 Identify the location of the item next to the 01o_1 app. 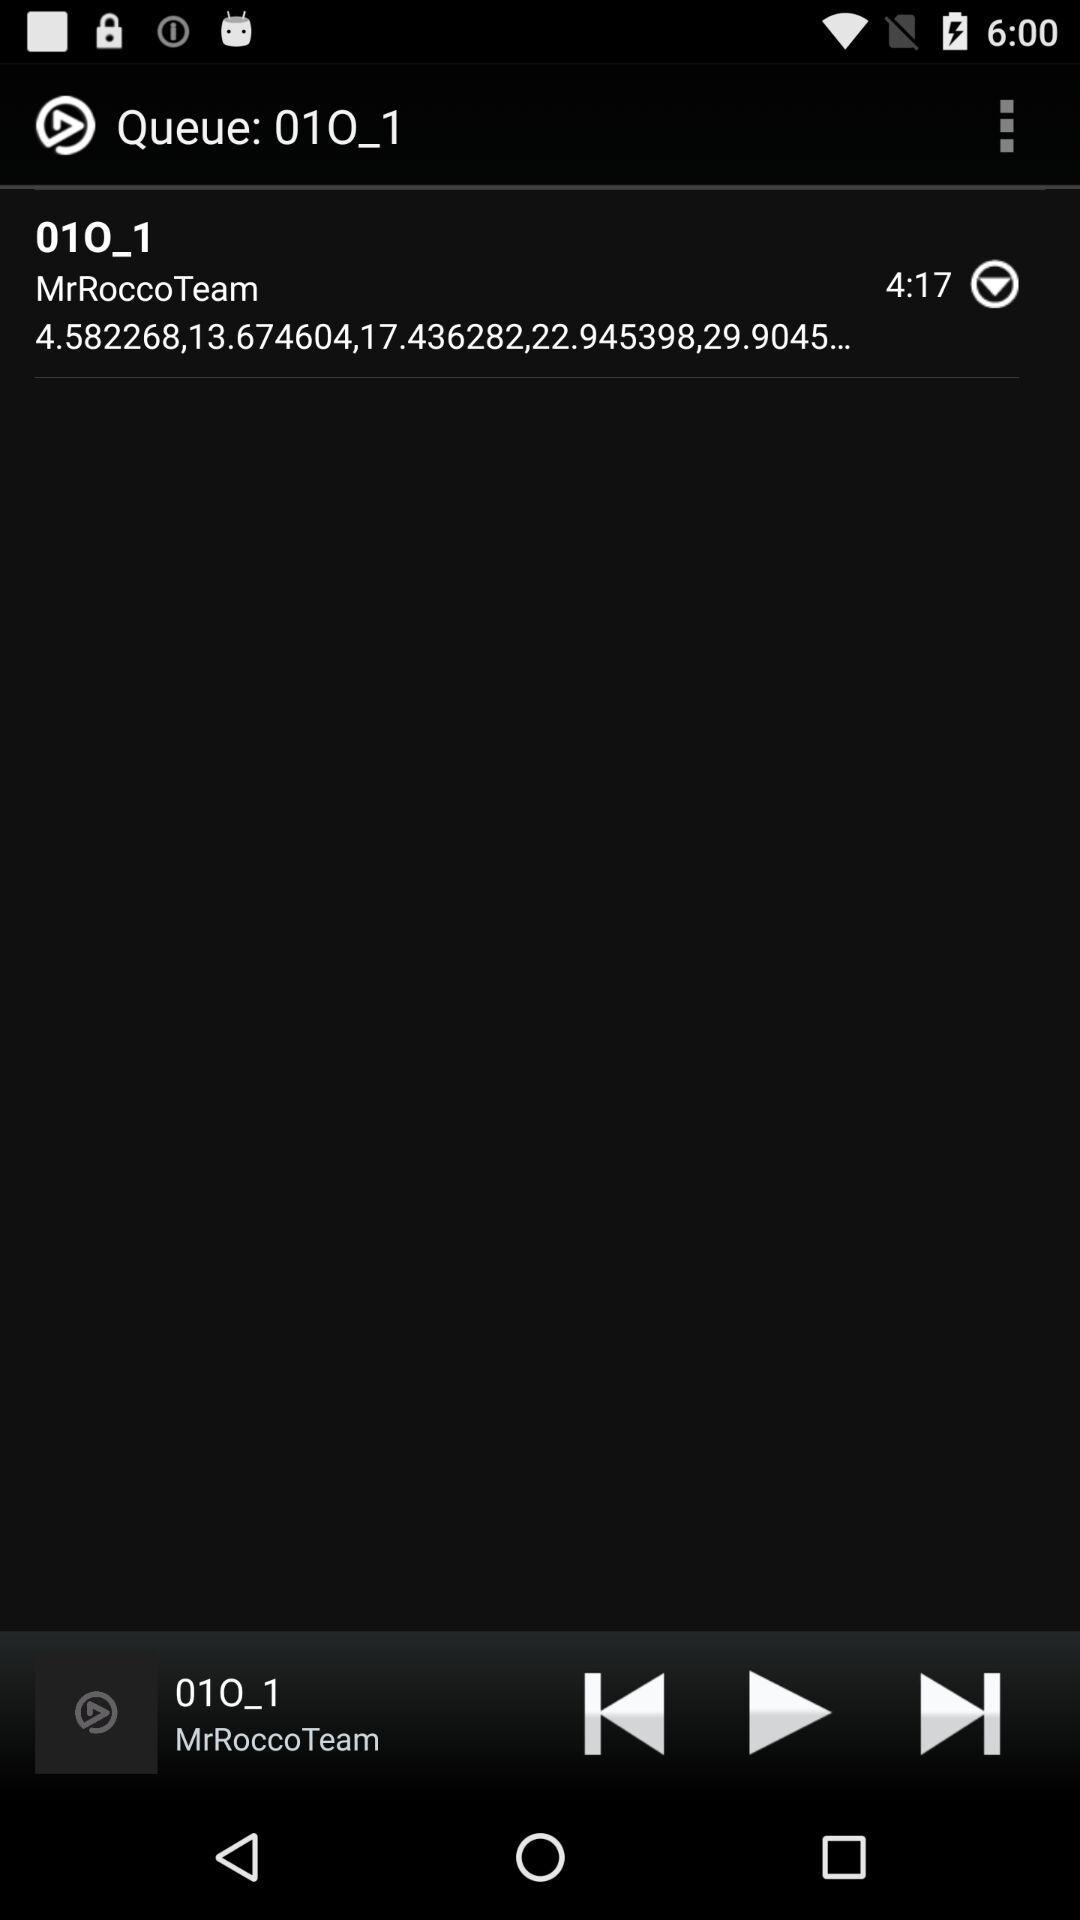
(96, 1711).